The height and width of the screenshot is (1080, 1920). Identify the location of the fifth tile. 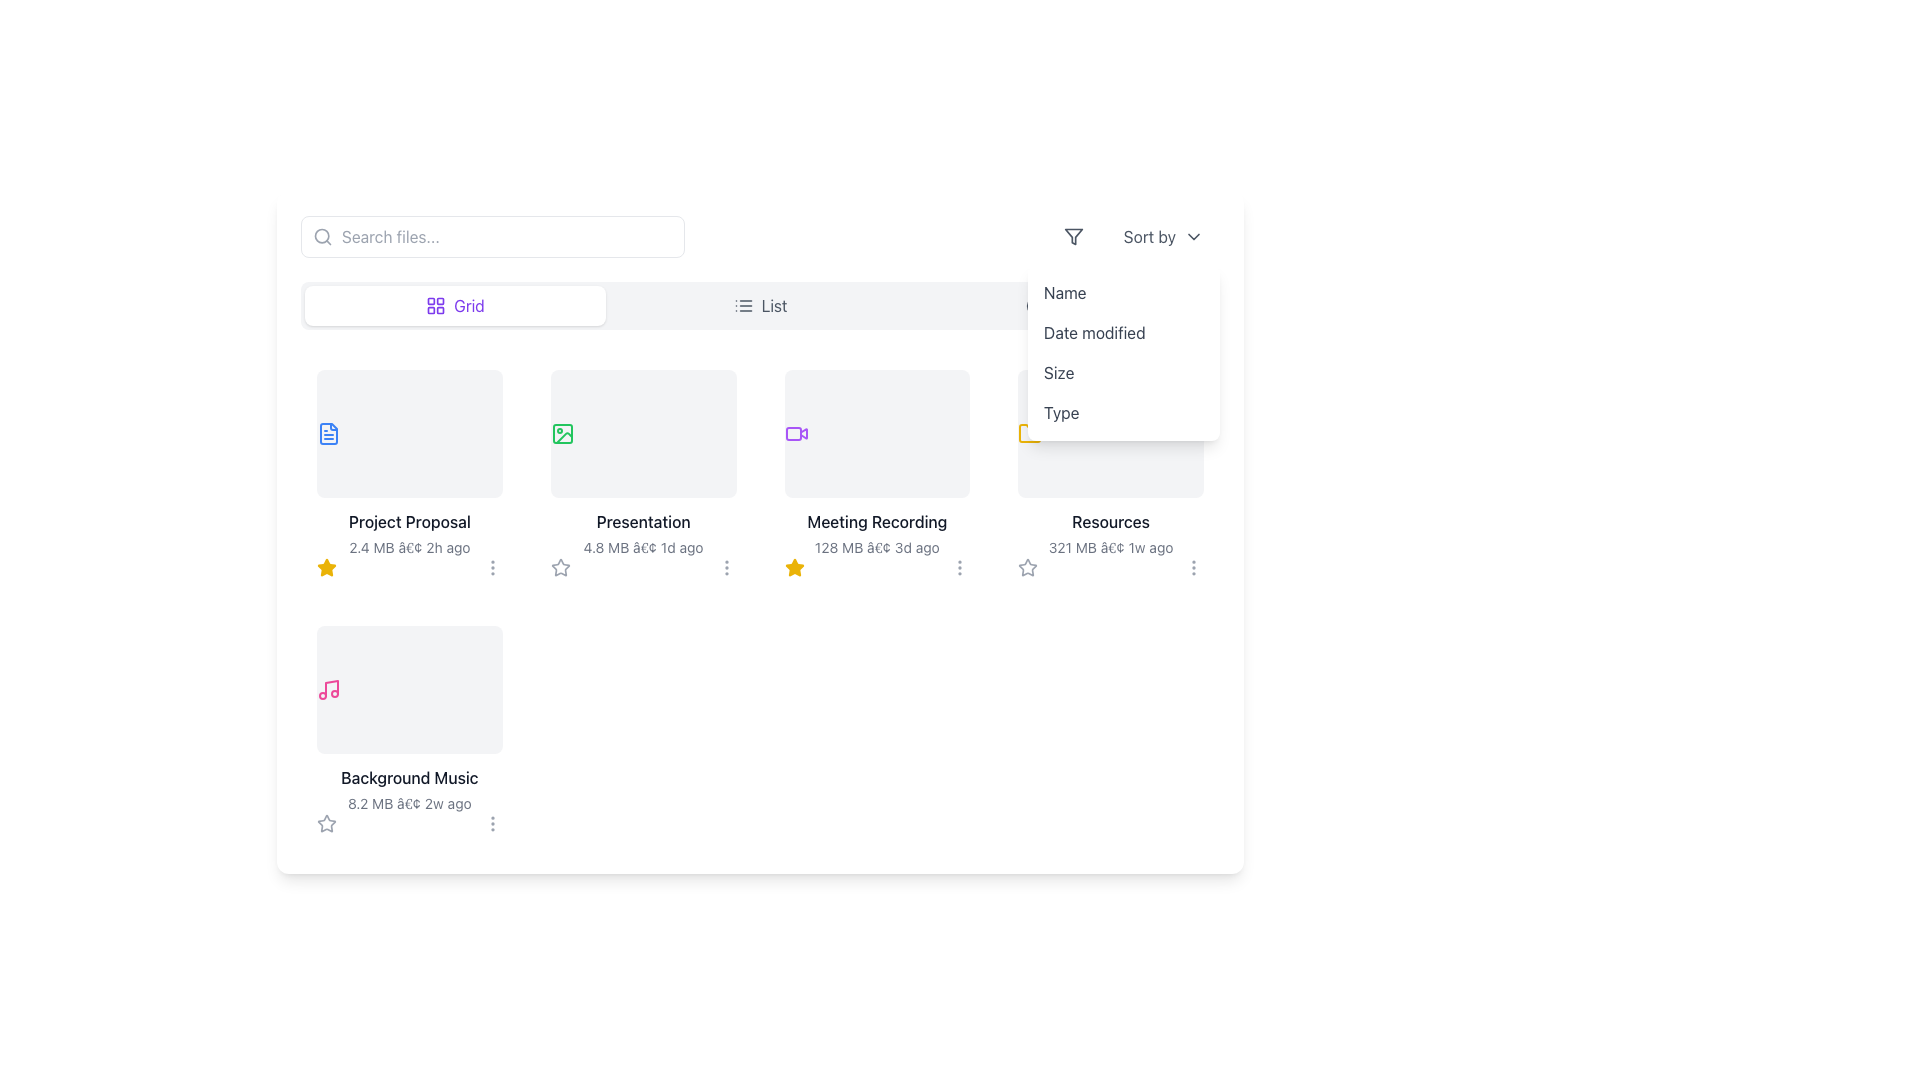
(408, 729).